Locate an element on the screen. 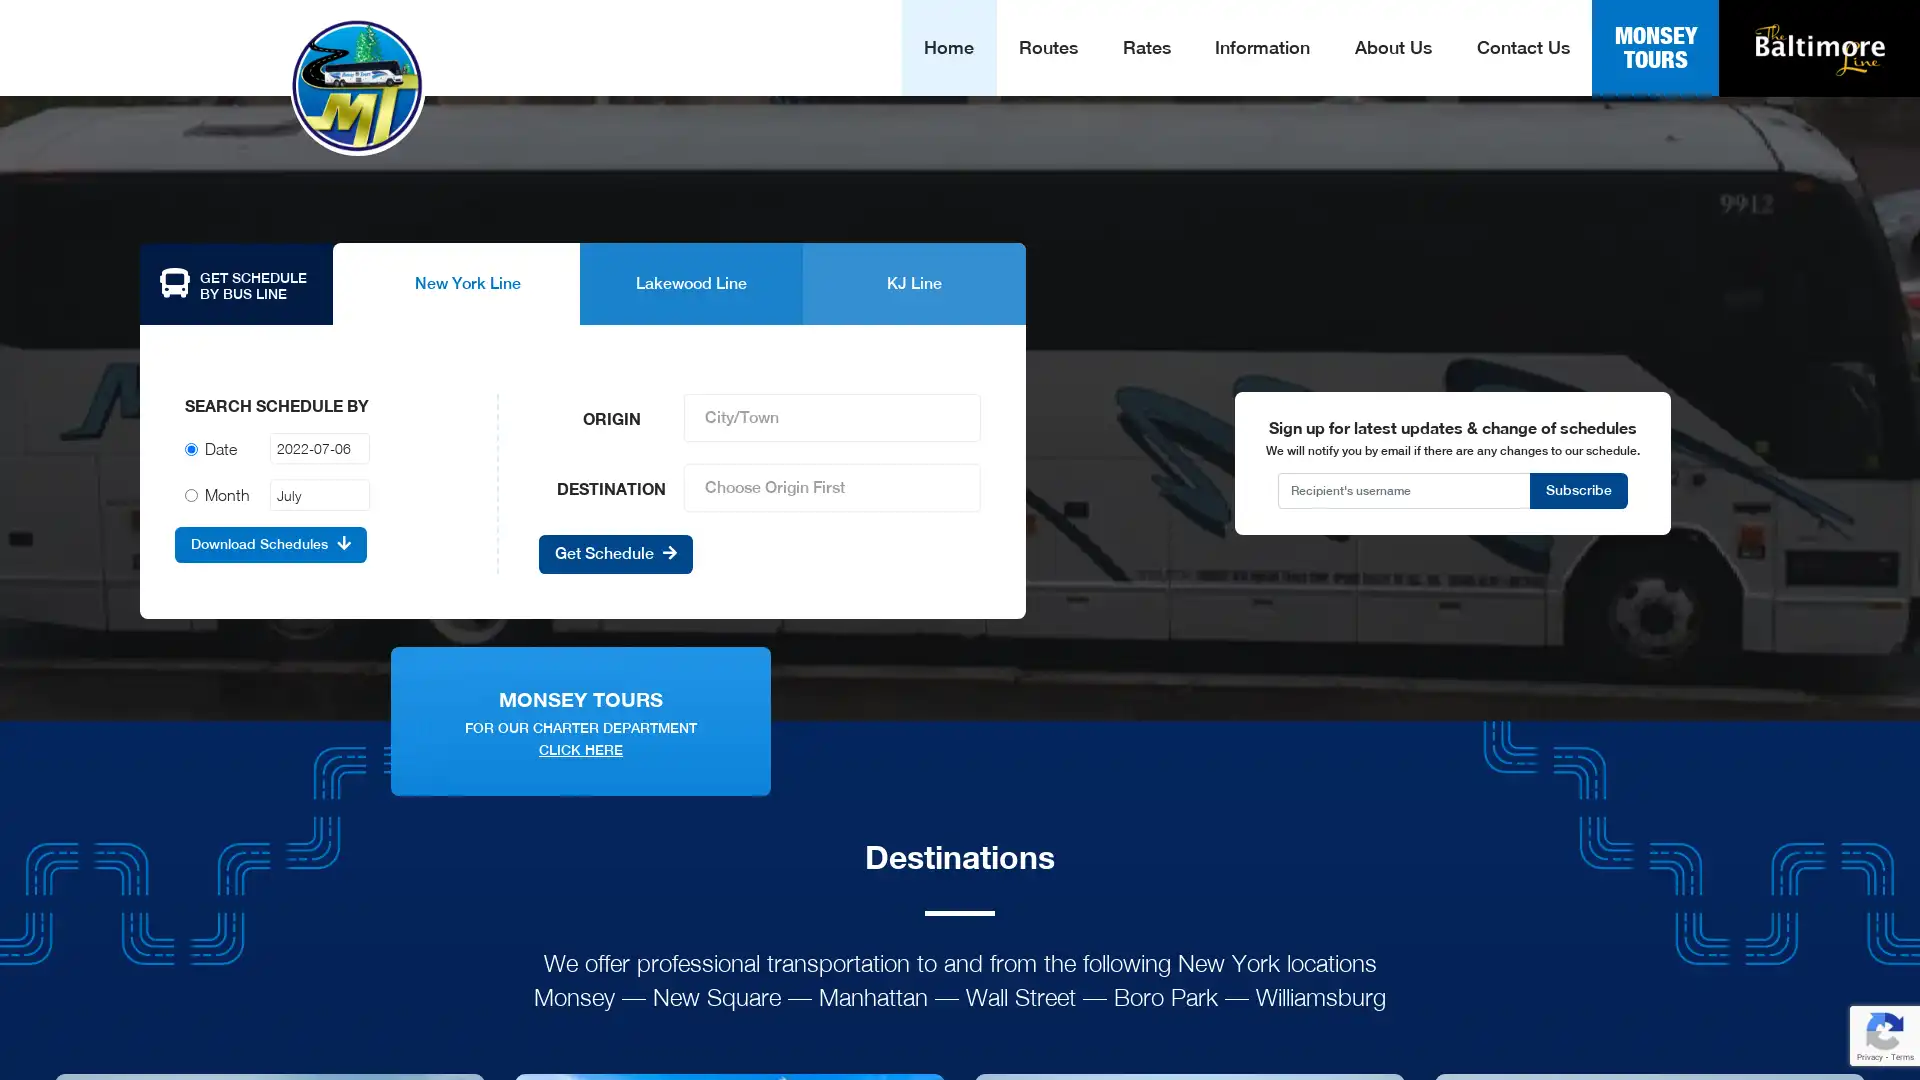 The height and width of the screenshot is (1080, 1920). Get Schedule is located at coordinates (614, 553).